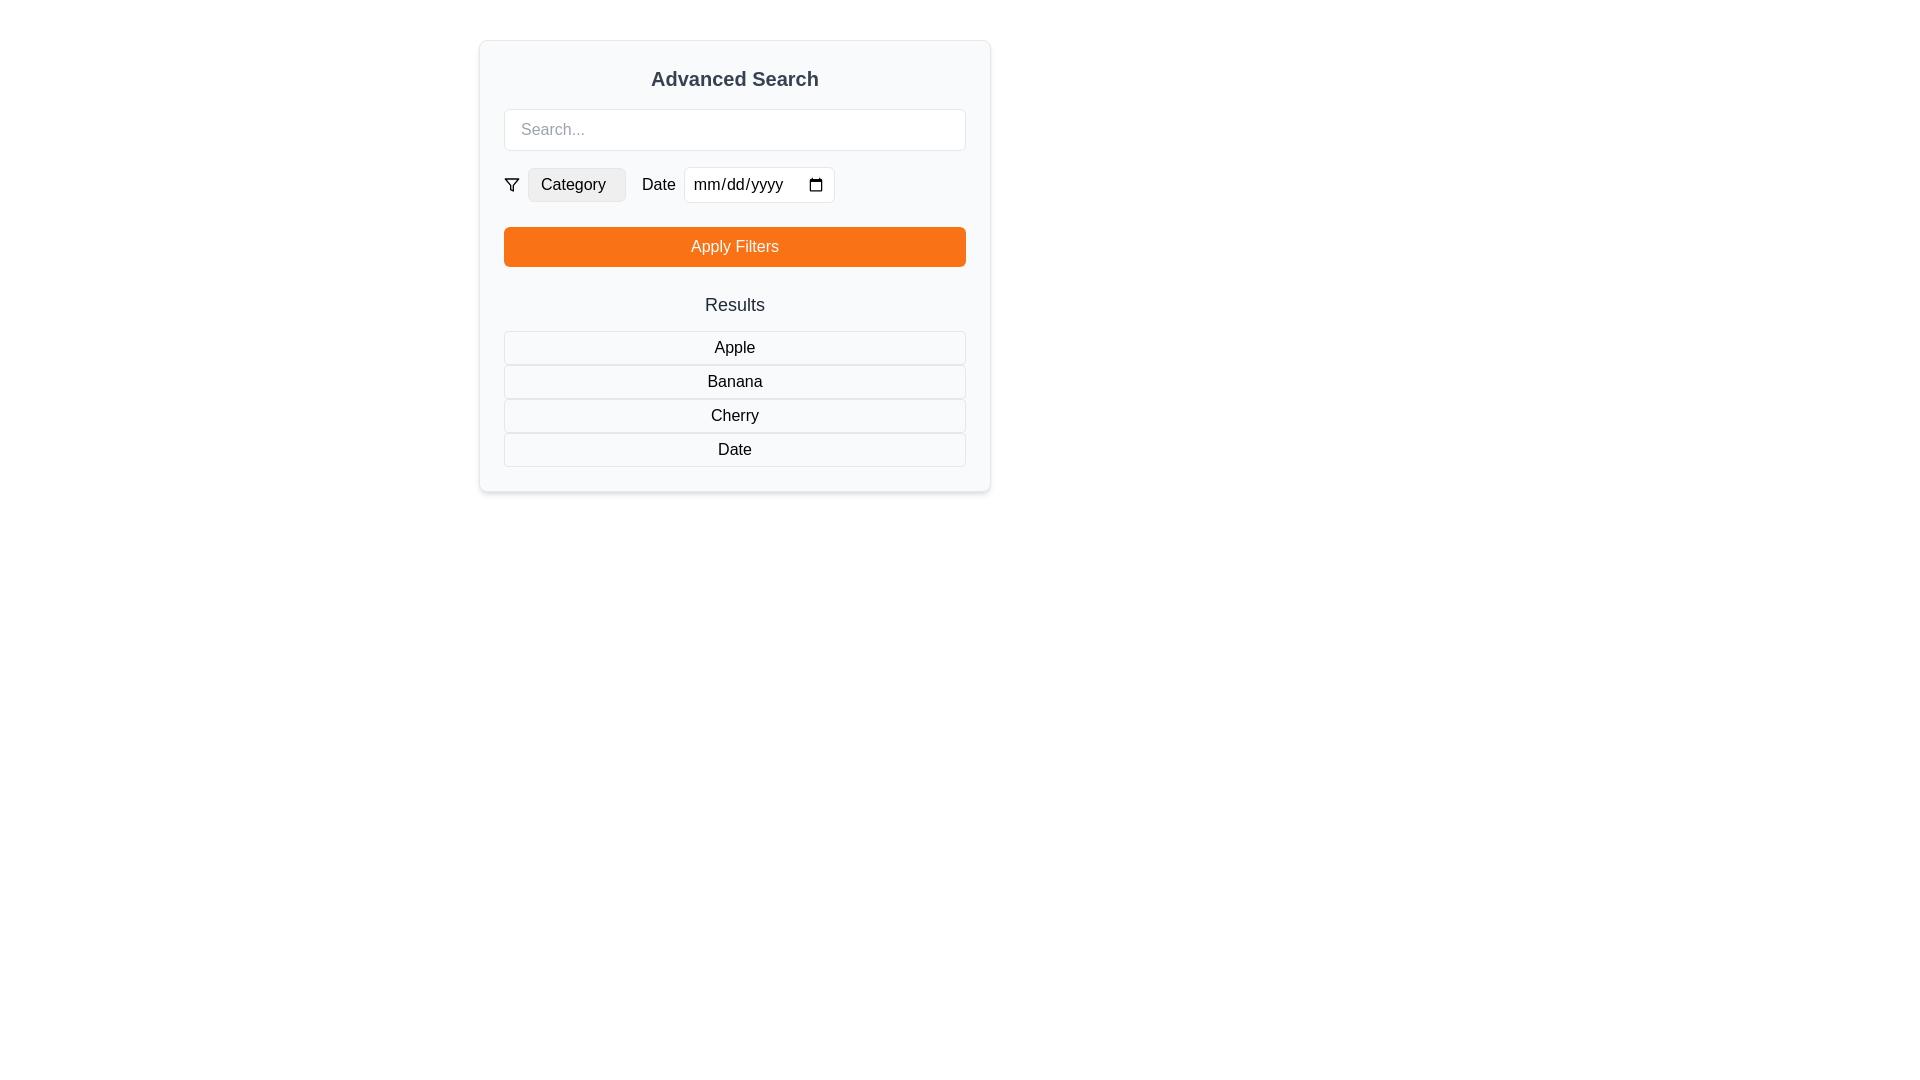  Describe the element at coordinates (733, 245) in the screenshot. I see `the filter application button located in the 'Advanced Search' section` at that location.